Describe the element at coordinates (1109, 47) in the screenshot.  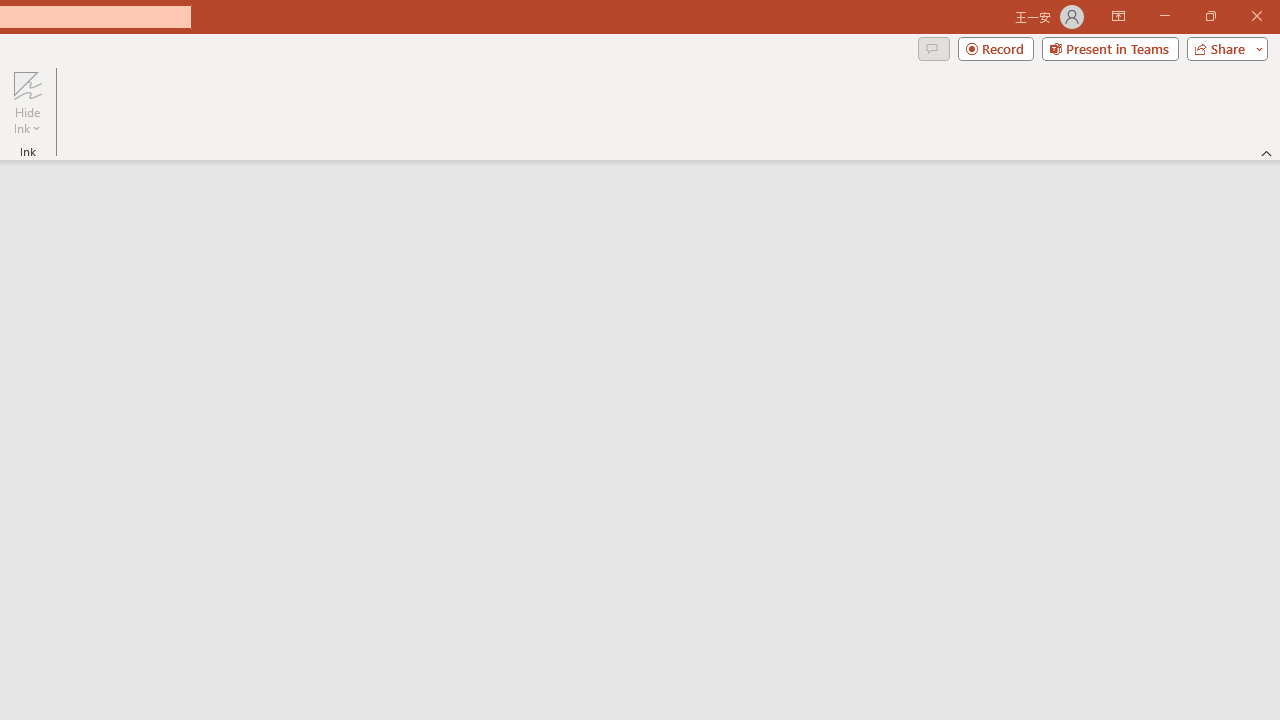
I see `'Present in Teams'` at that location.